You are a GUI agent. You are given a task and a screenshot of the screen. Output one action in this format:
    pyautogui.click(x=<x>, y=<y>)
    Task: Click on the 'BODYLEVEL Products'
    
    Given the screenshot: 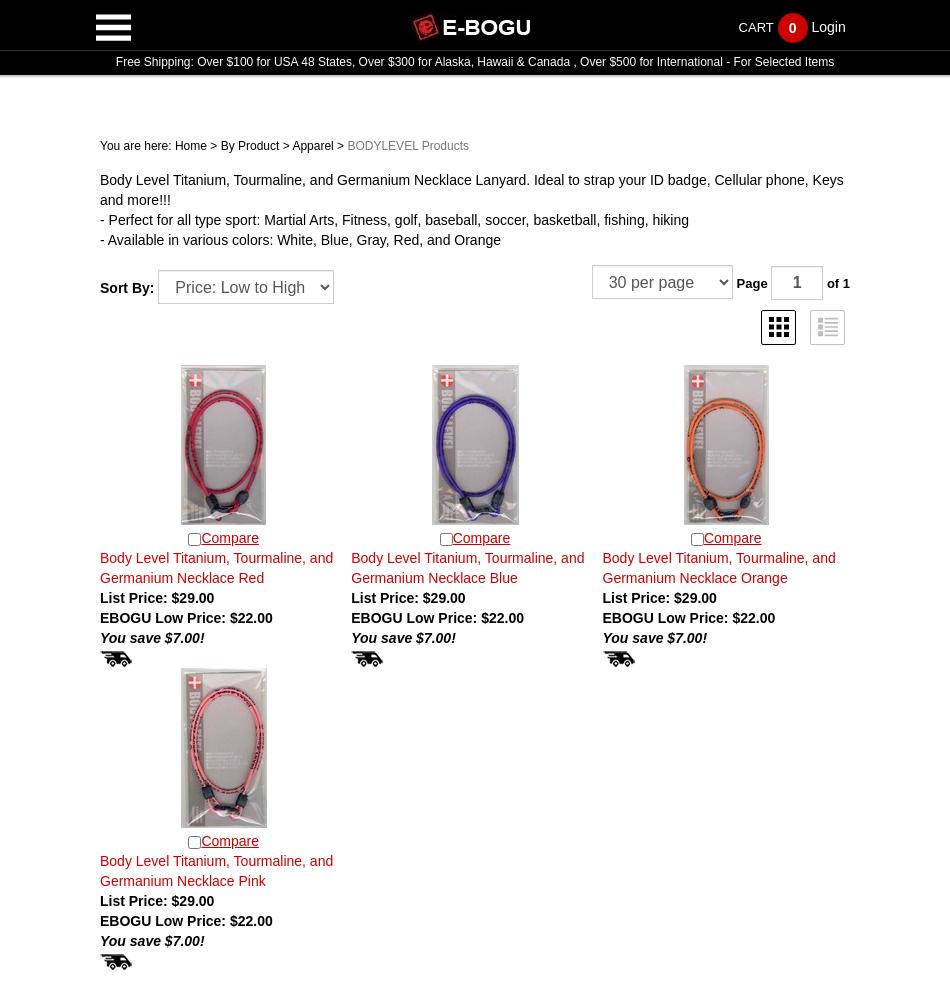 What is the action you would take?
    pyautogui.click(x=407, y=146)
    